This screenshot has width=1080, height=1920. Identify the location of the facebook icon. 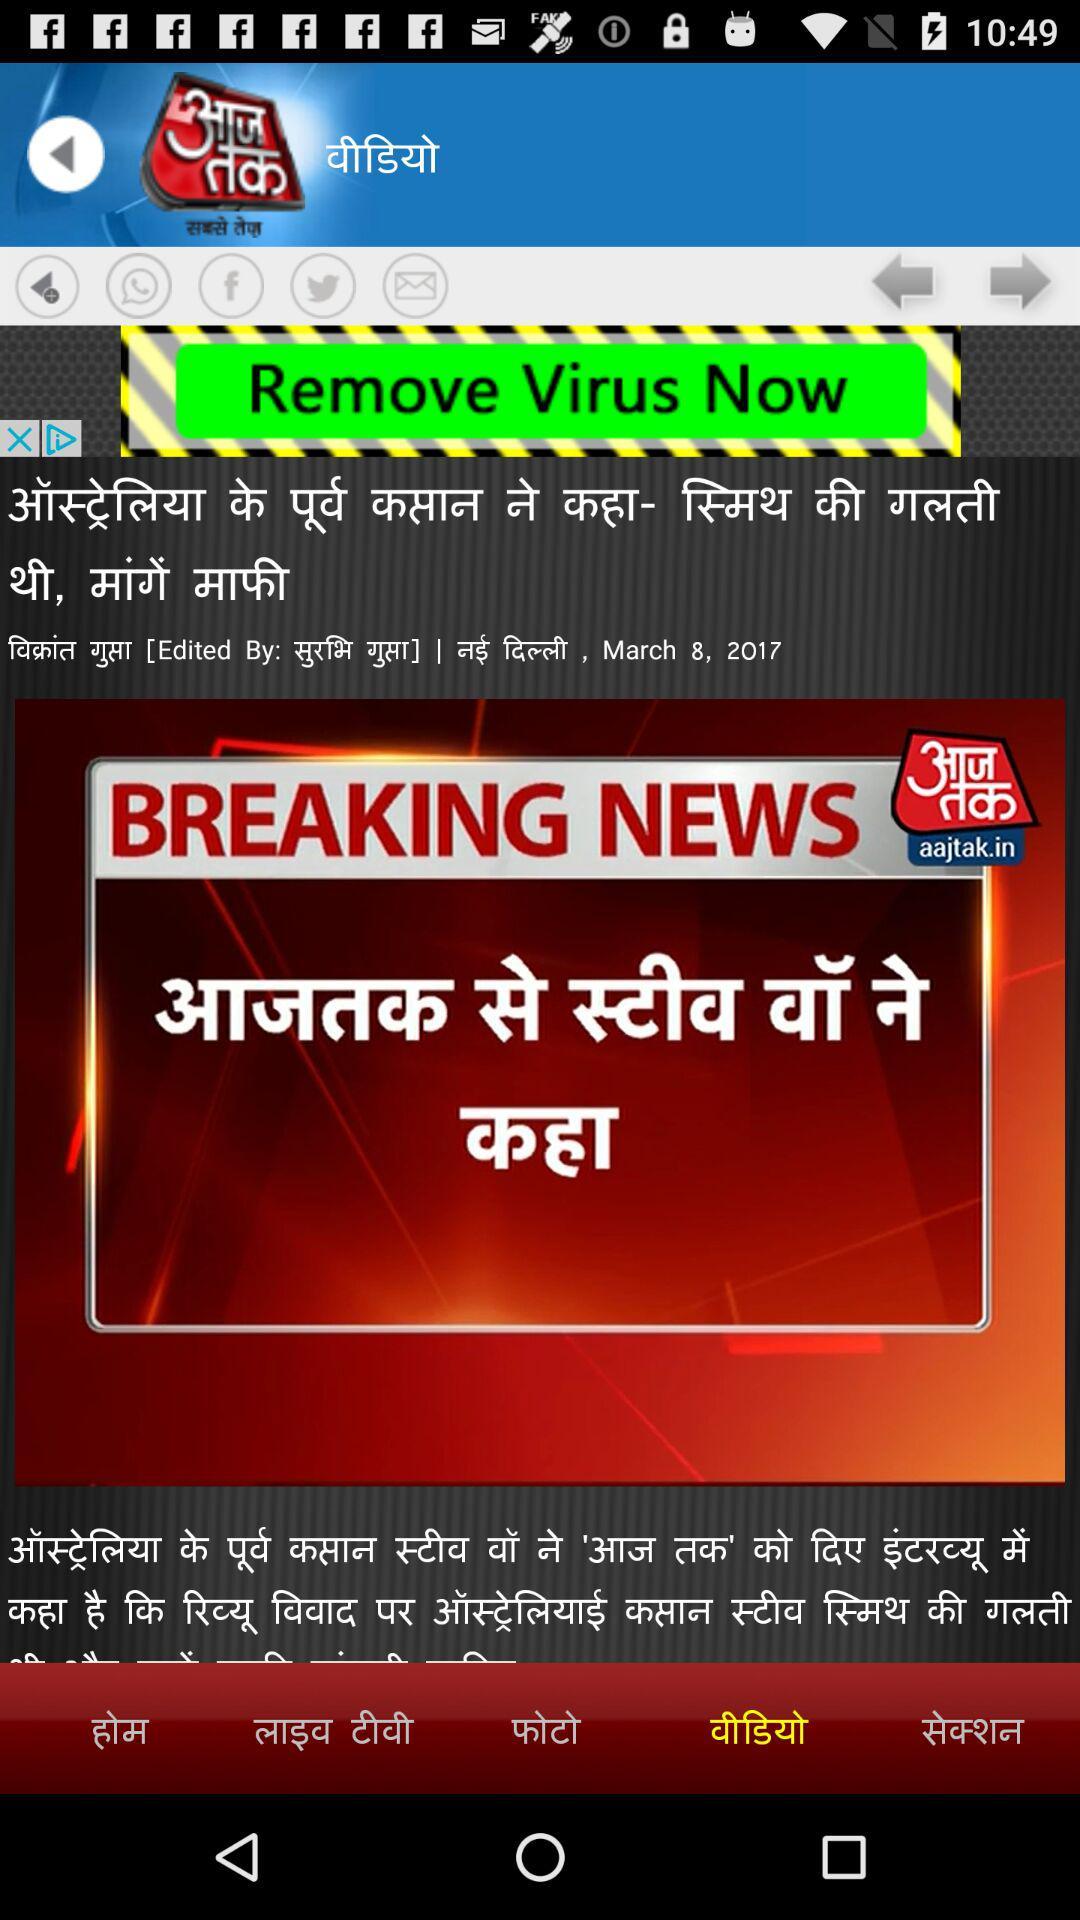
(230, 304).